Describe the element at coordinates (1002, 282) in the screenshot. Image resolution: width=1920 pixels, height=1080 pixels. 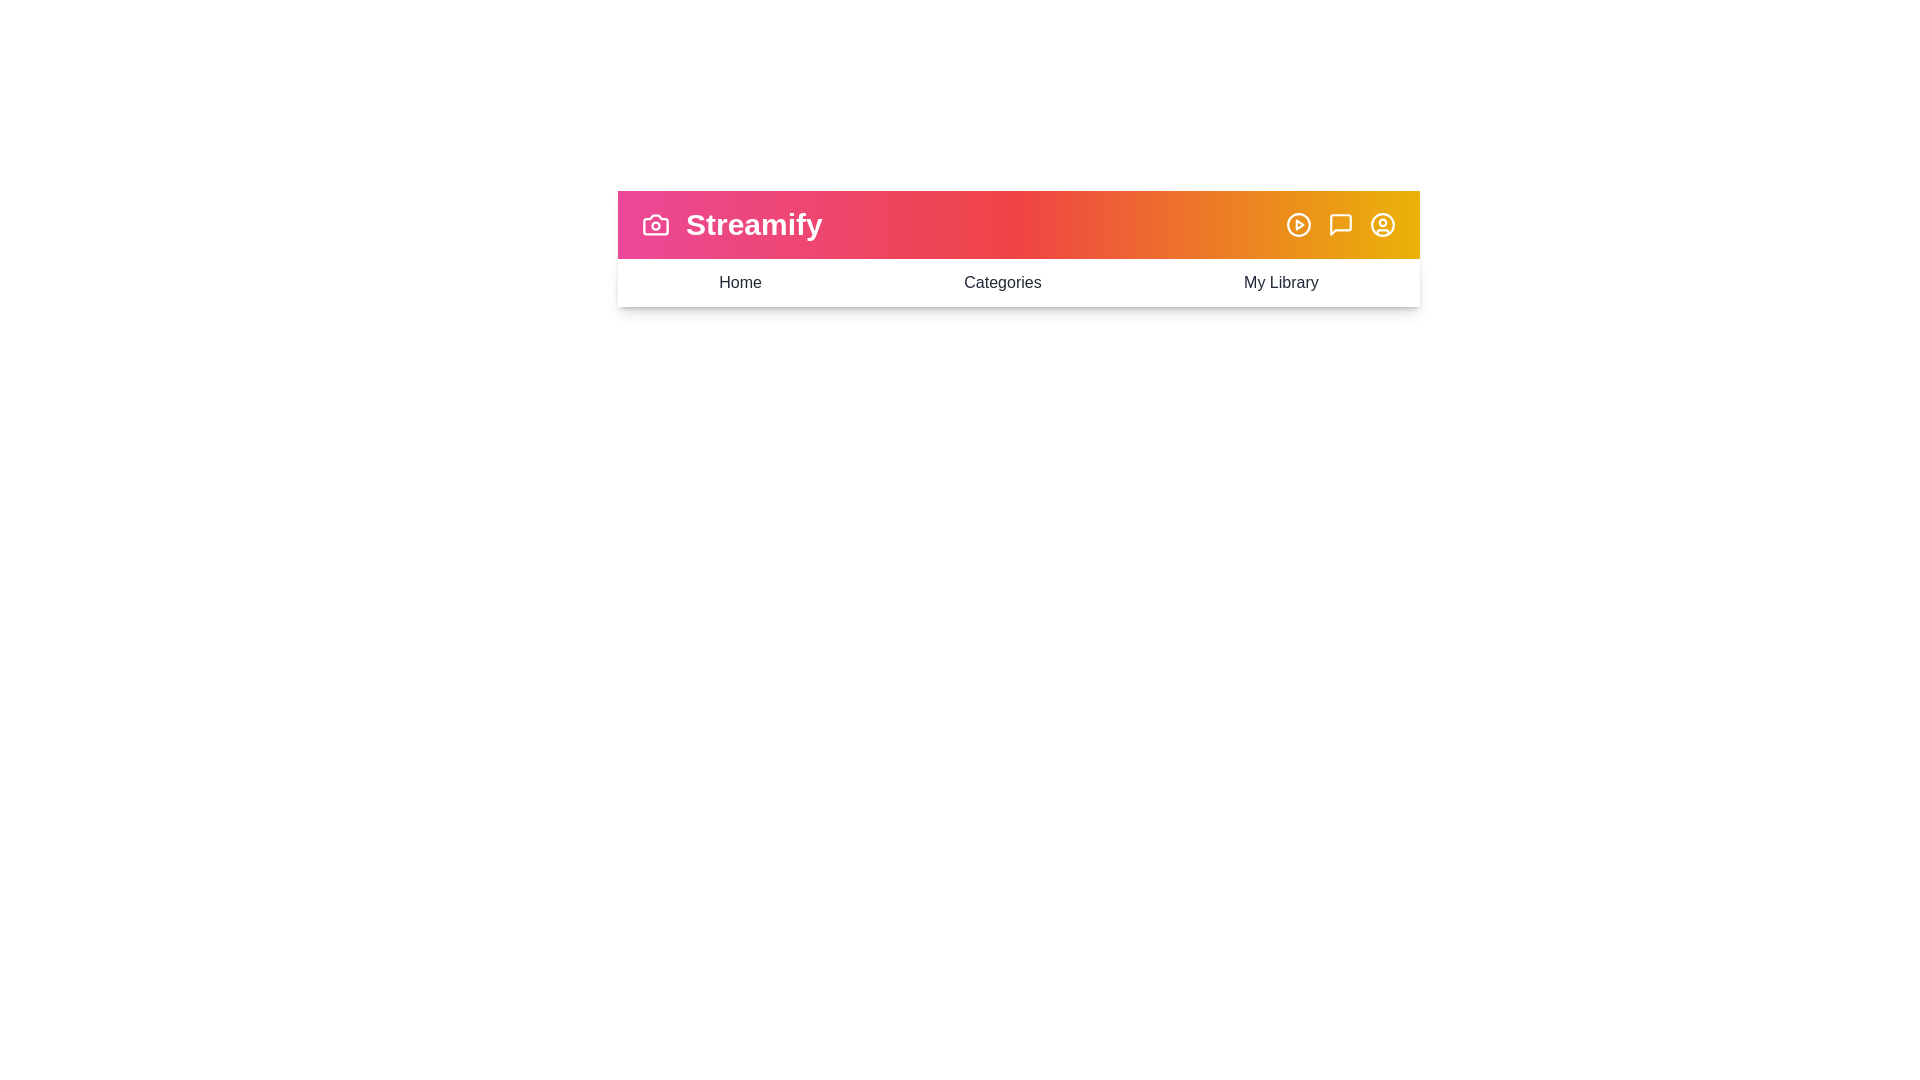
I see `the 'Categories' menu item to navigate to the Categories view` at that location.